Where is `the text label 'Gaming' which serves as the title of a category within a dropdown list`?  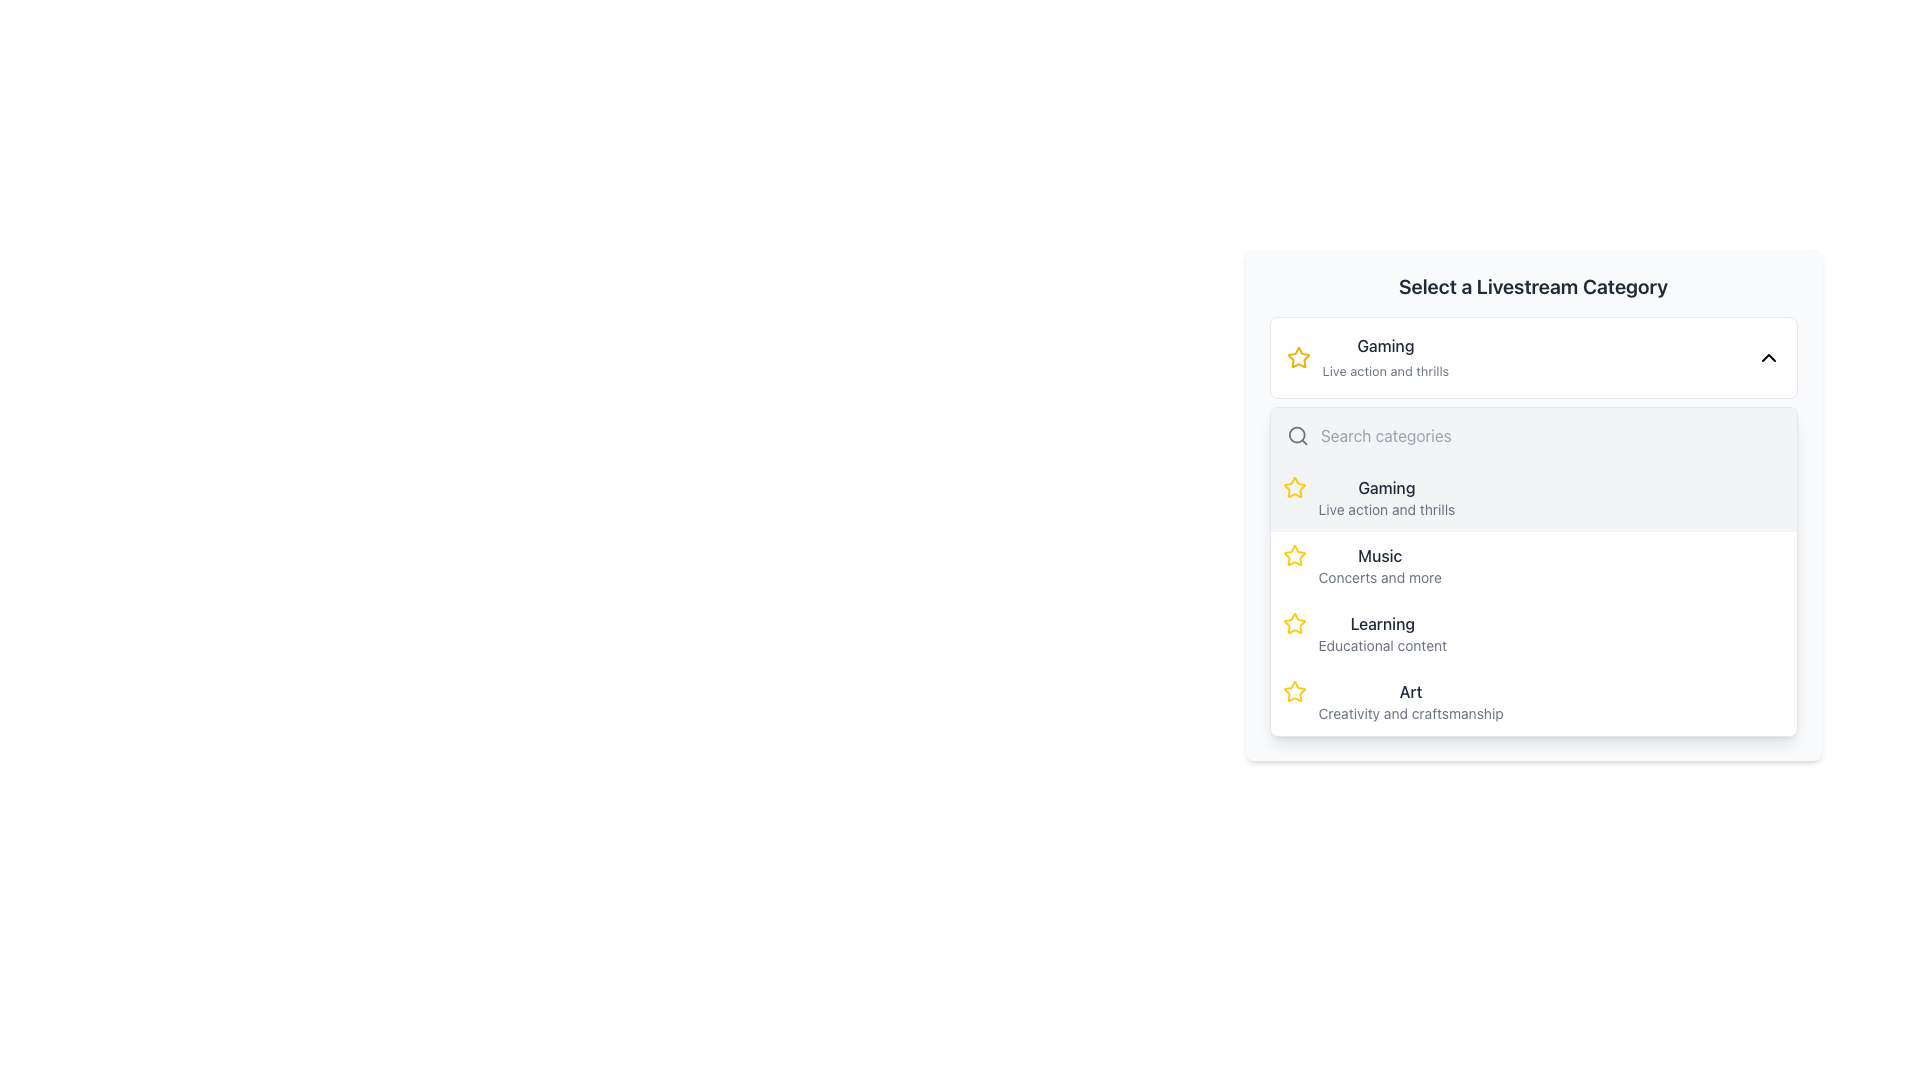 the text label 'Gaming' which serves as the title of a category within a dropdown list is located at coordinates (1384, 345).